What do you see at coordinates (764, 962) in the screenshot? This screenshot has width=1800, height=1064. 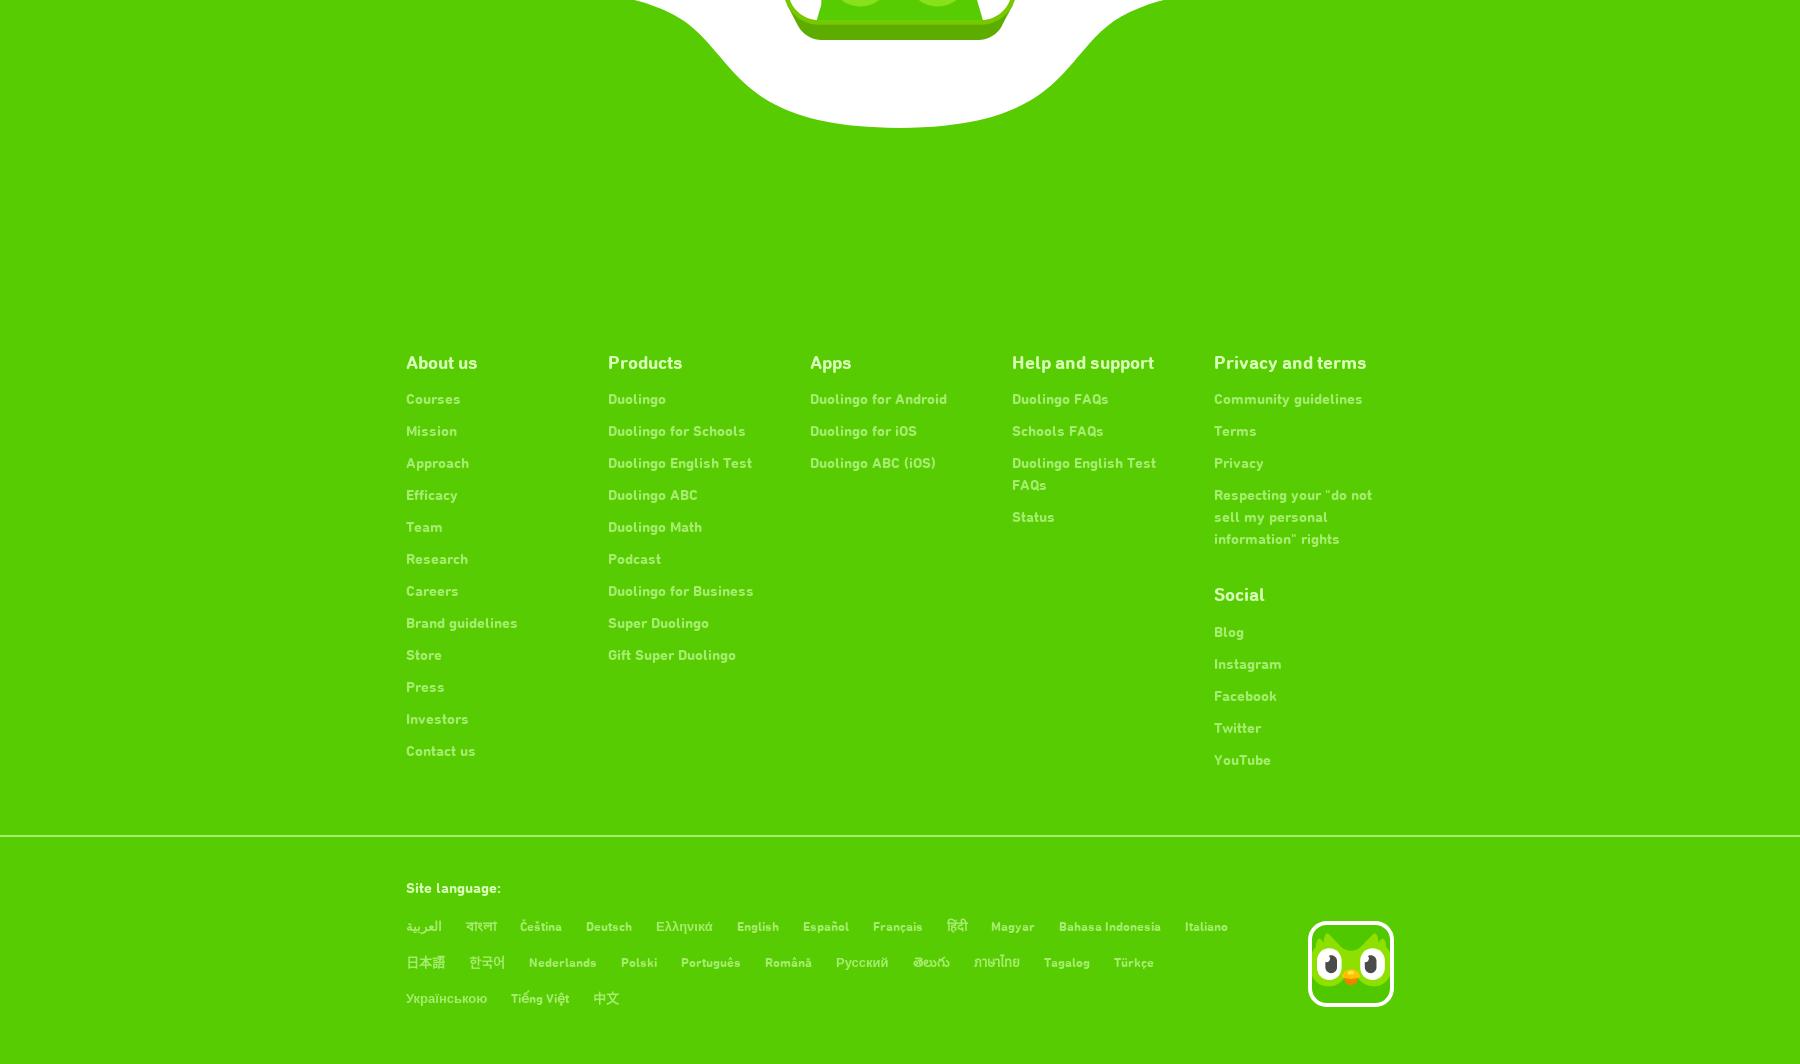 I see `'Română'` at bounding box center [764, 962].